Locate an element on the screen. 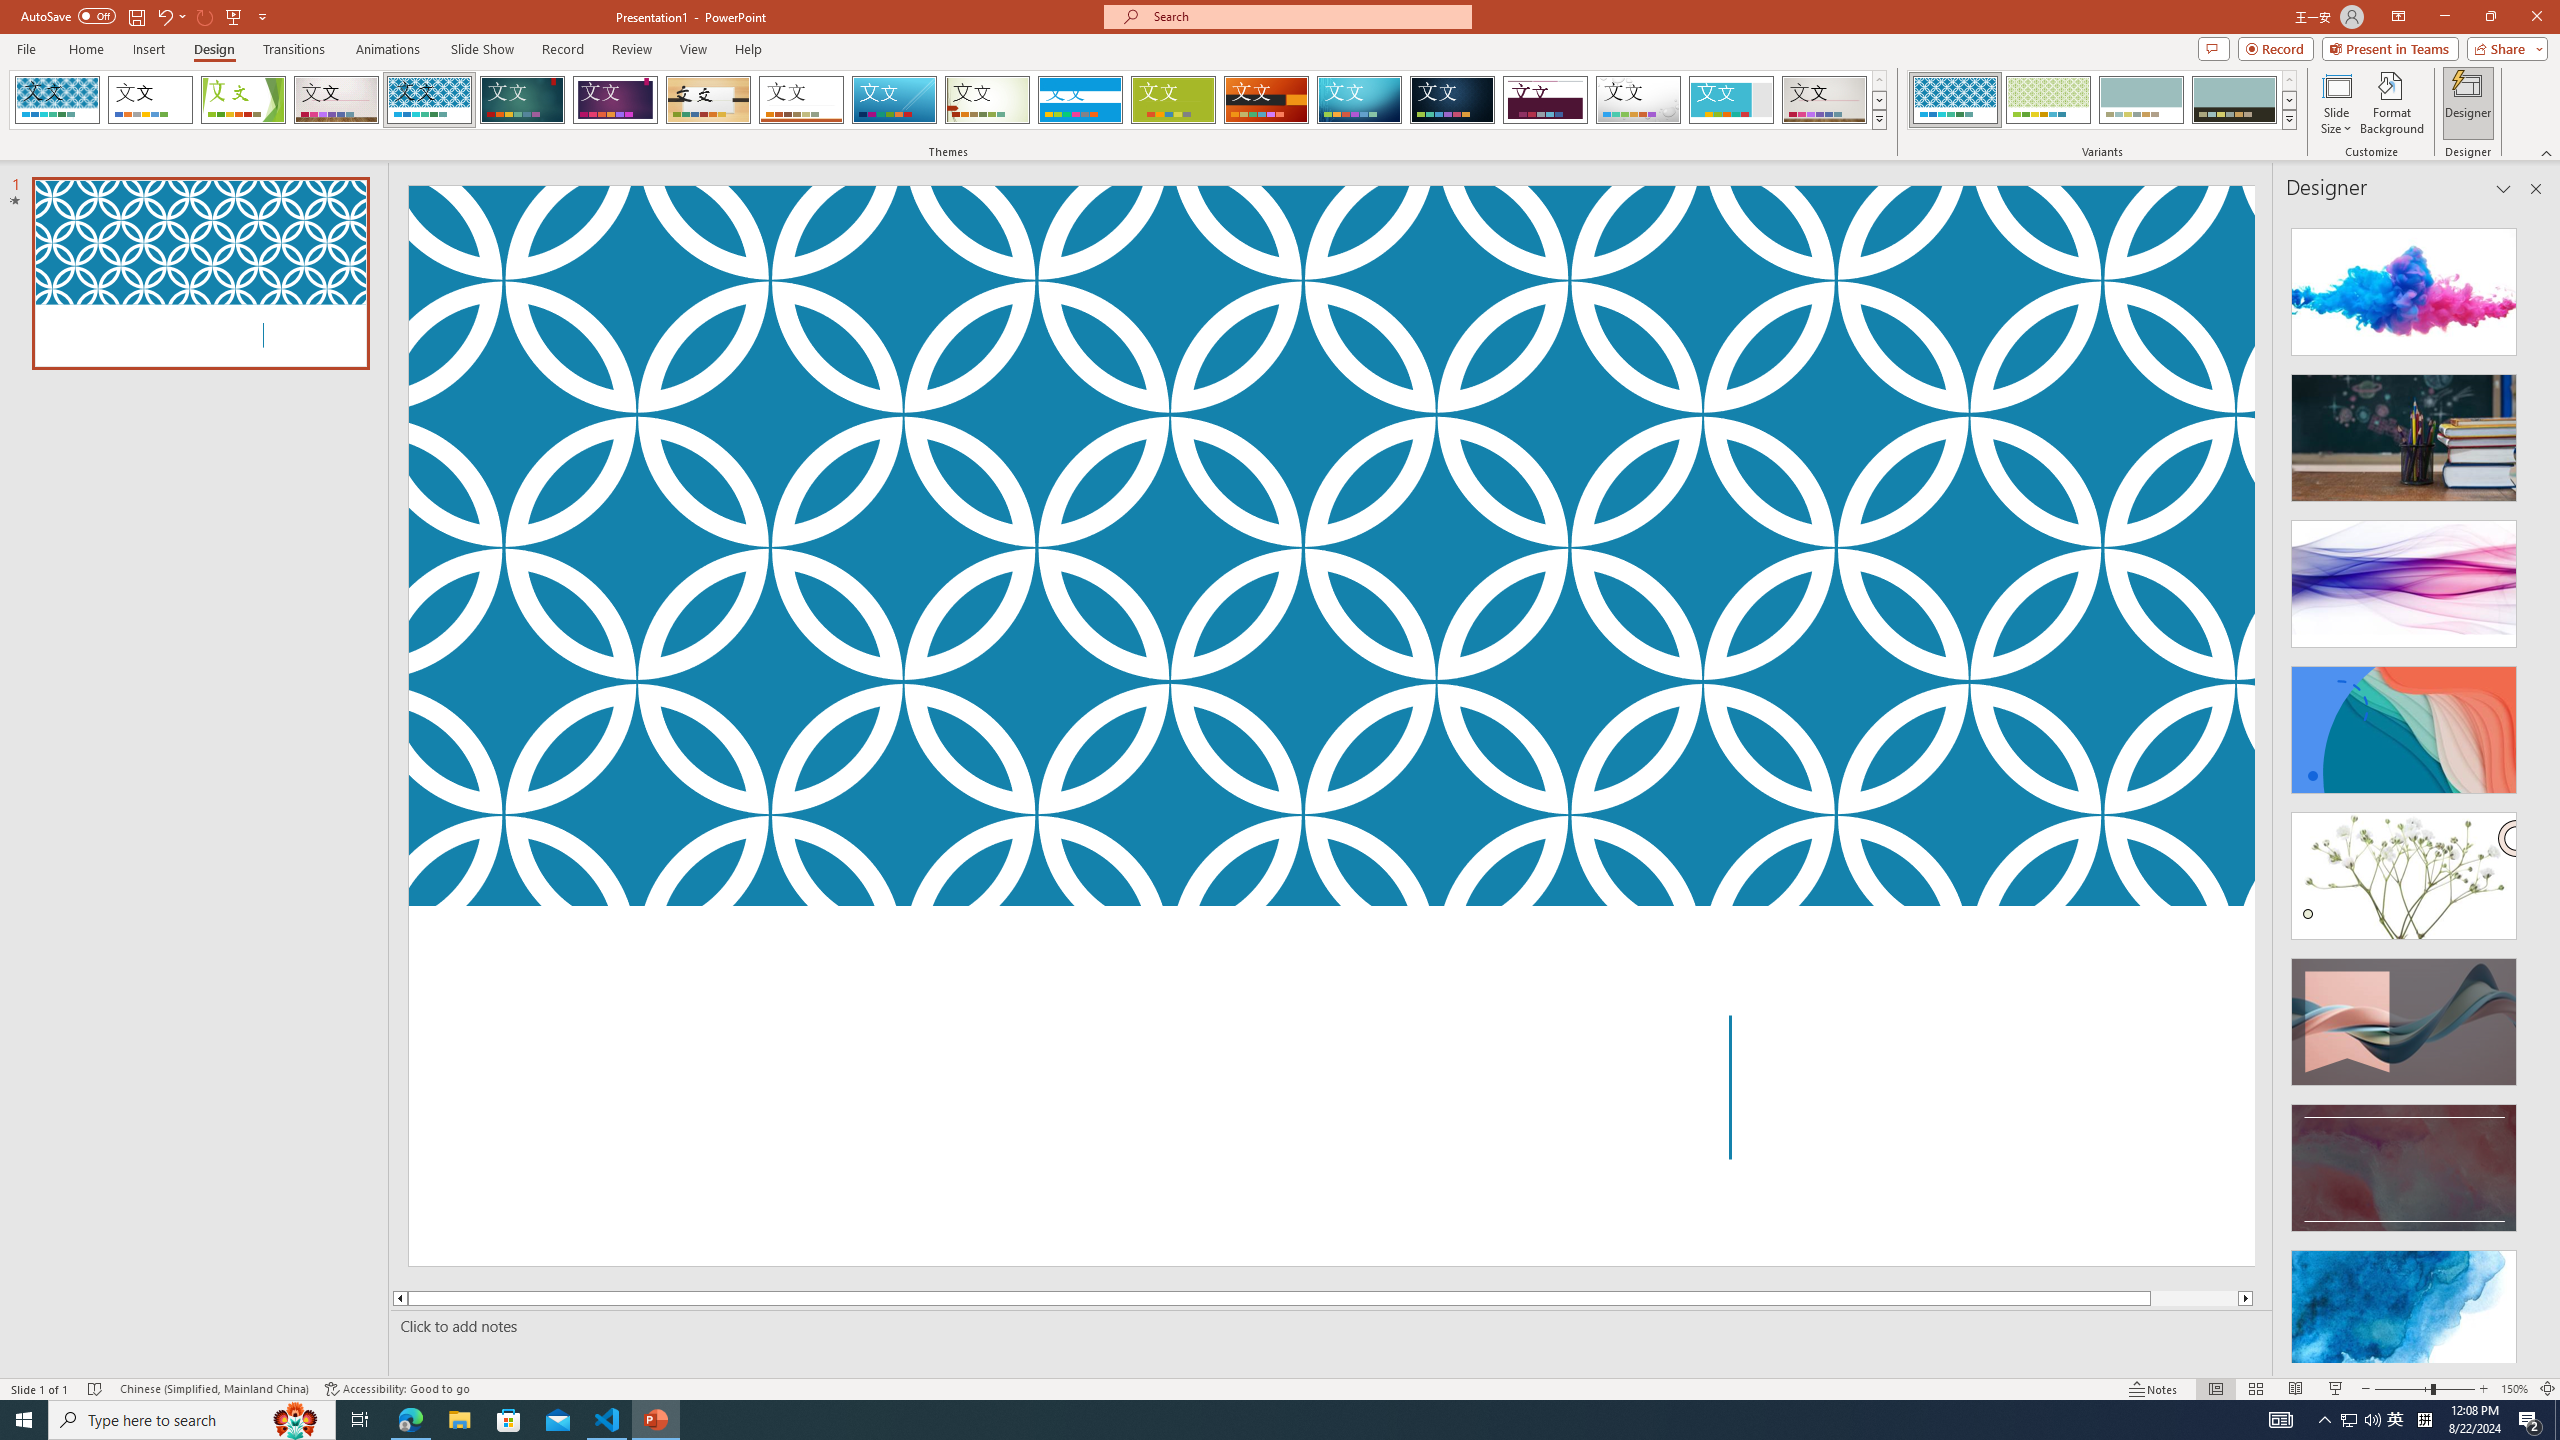  'Format Background' is located at coordinates (2392, 103).